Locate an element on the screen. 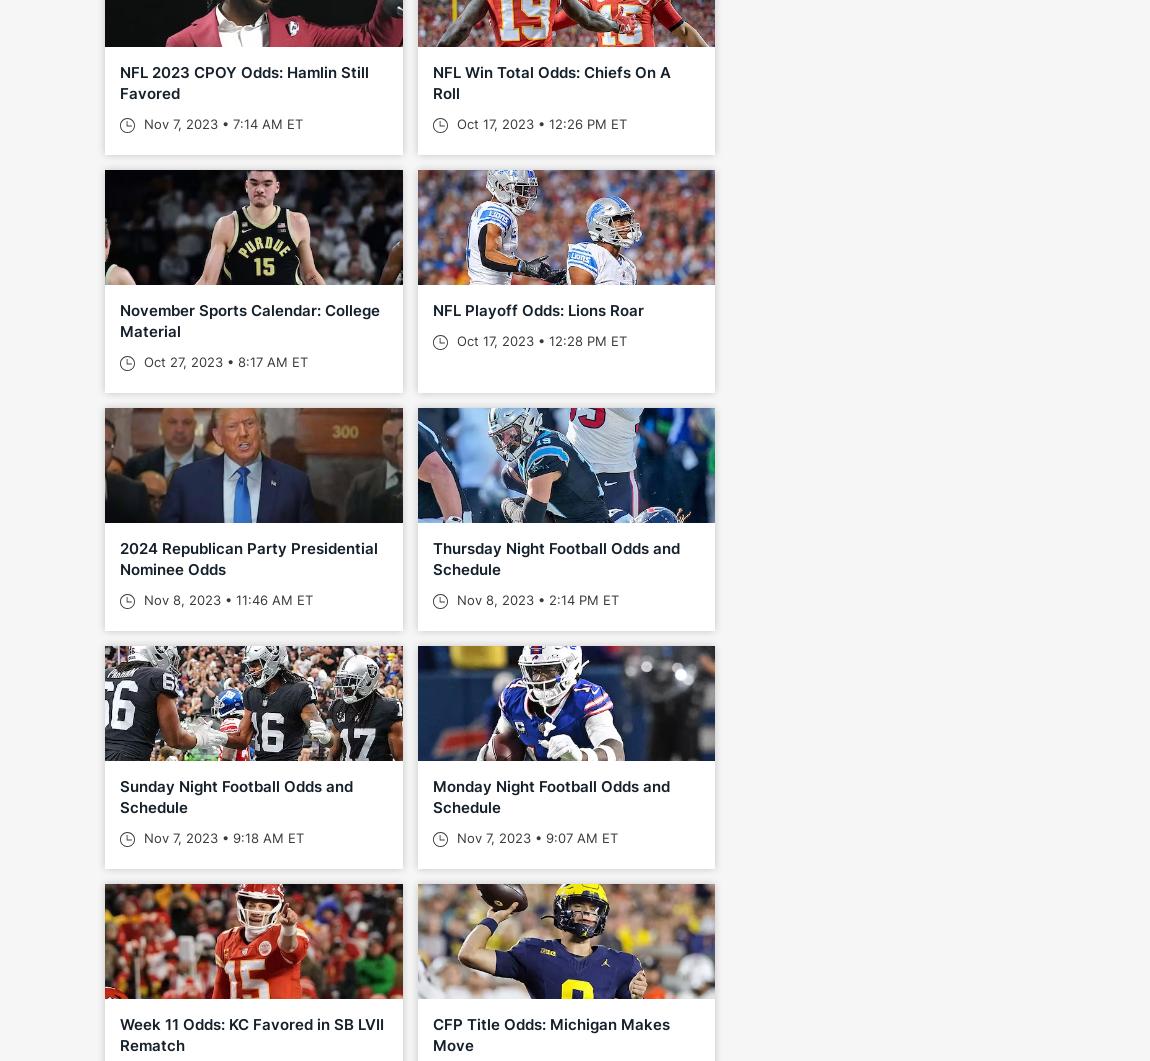 This screenshot has height=1061, width=1150. 'Nov 7, 2023 • 9:18 AM ET' is located at coordinates (220, 837).